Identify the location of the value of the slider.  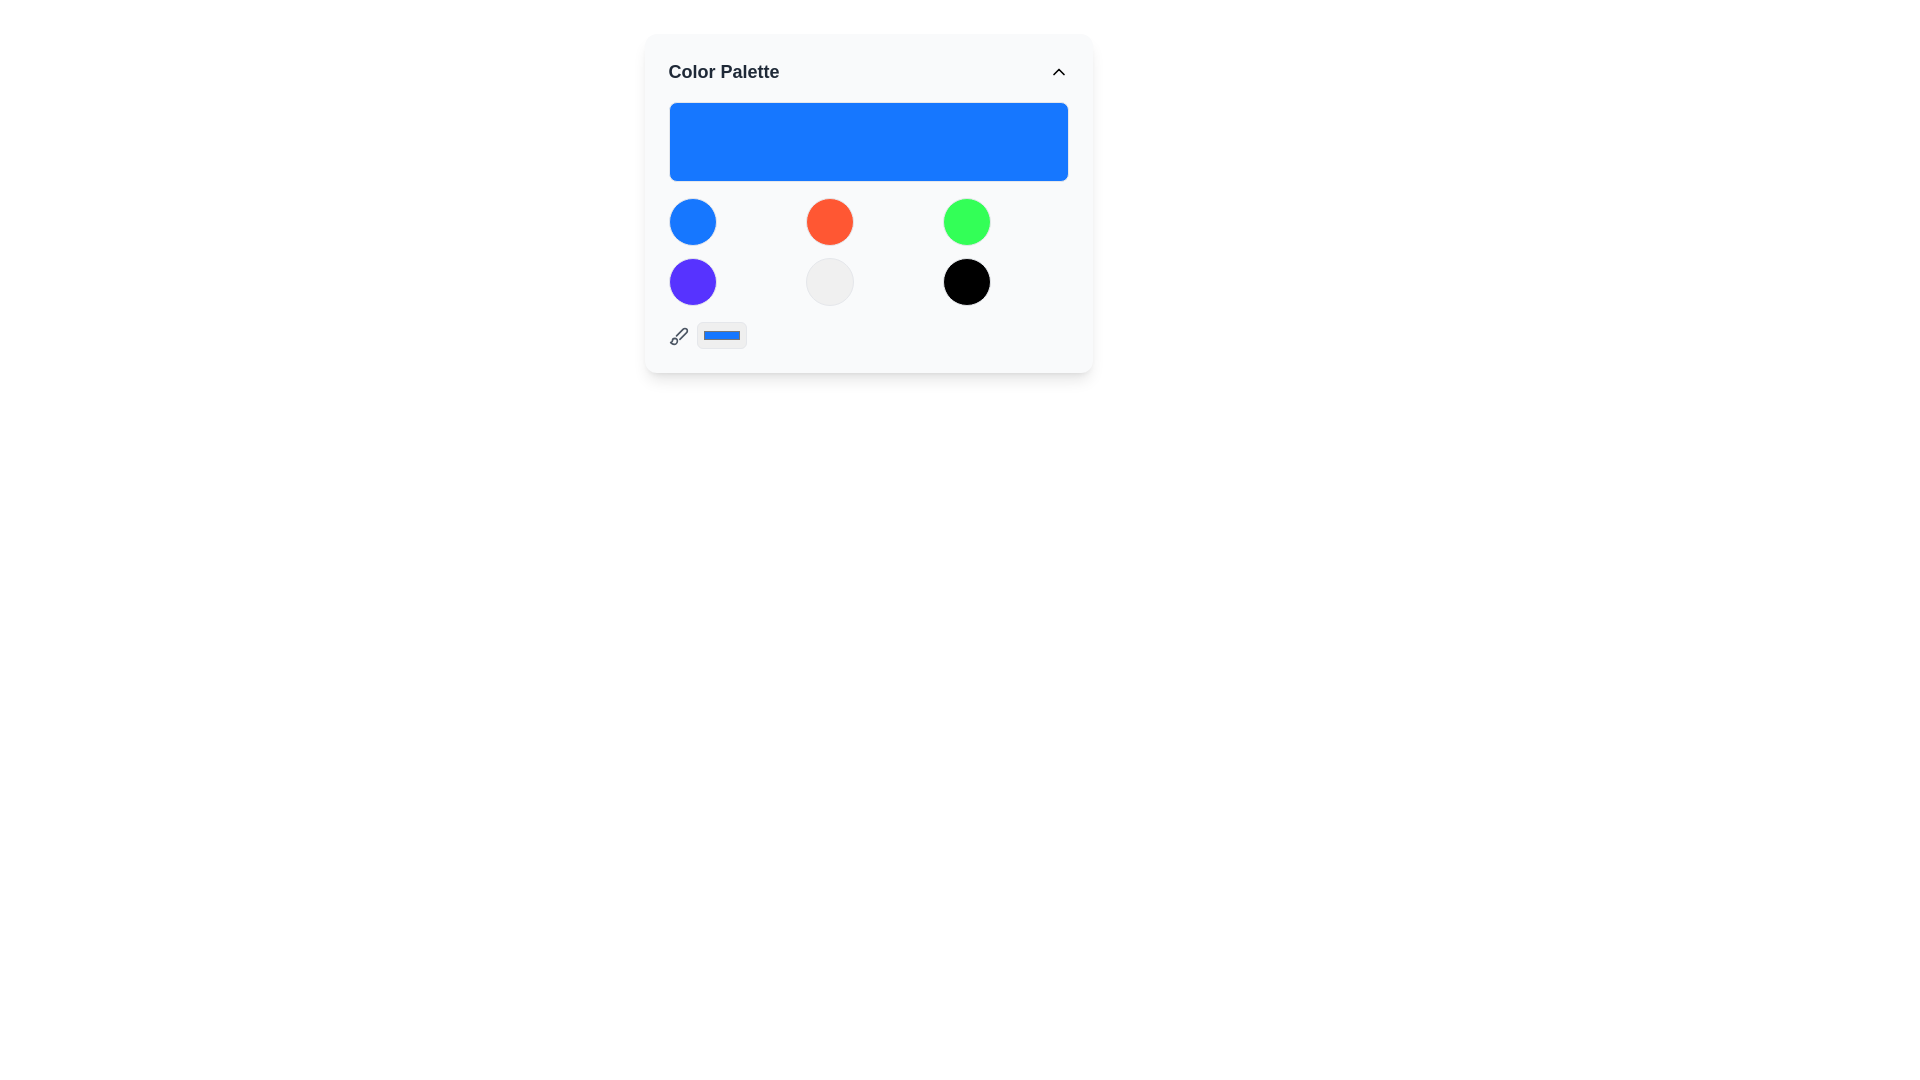
(1063, 141).